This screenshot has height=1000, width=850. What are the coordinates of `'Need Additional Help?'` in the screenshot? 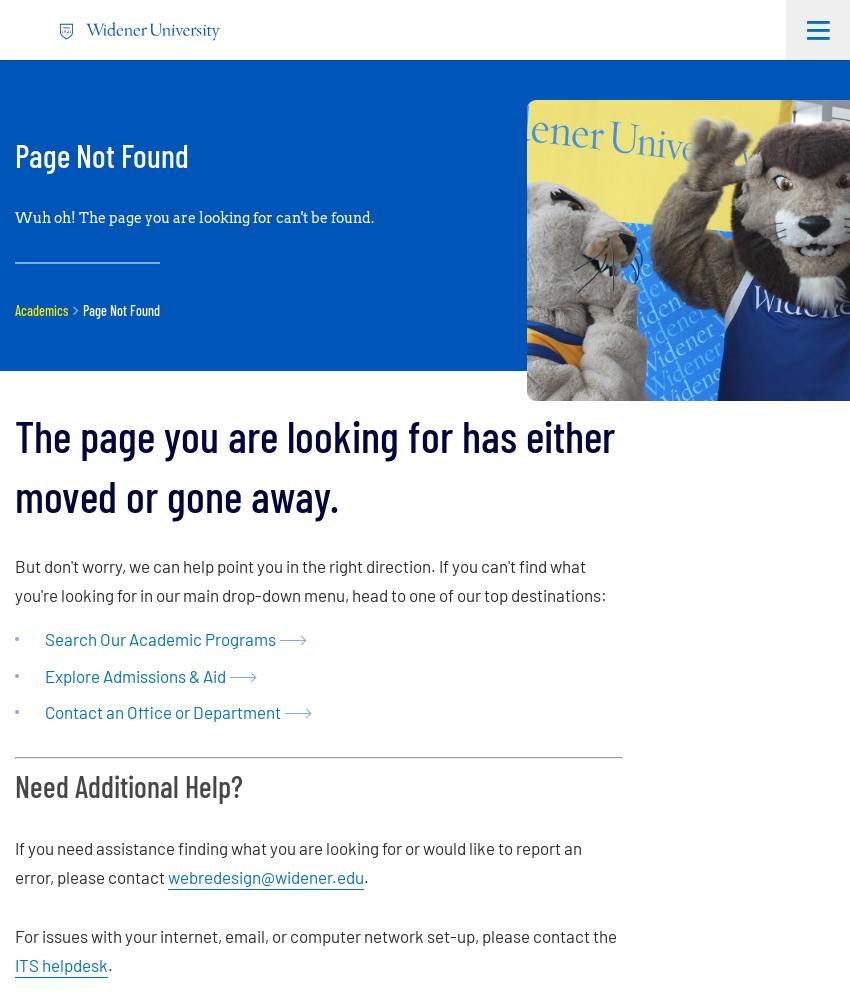 It's located at (129, 785).